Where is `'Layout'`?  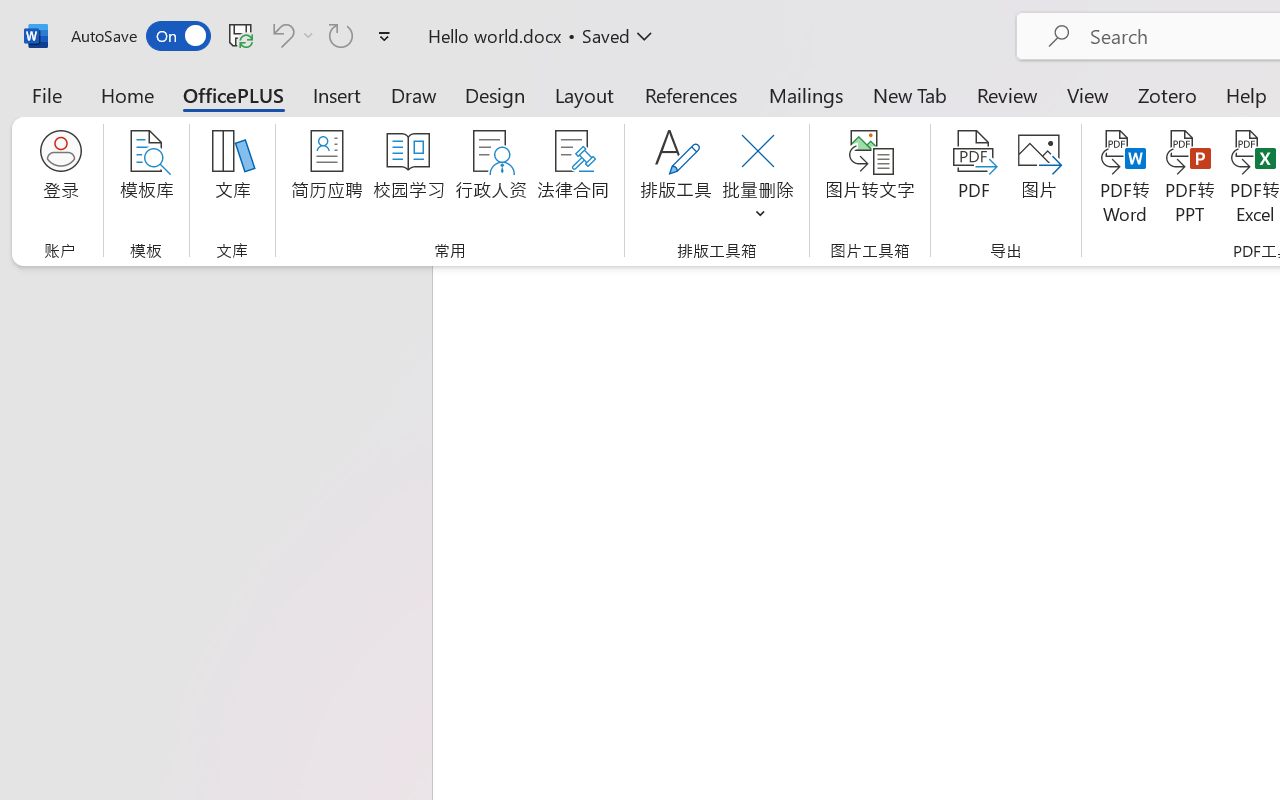 'Layout' is located at coordinates (583, 94).